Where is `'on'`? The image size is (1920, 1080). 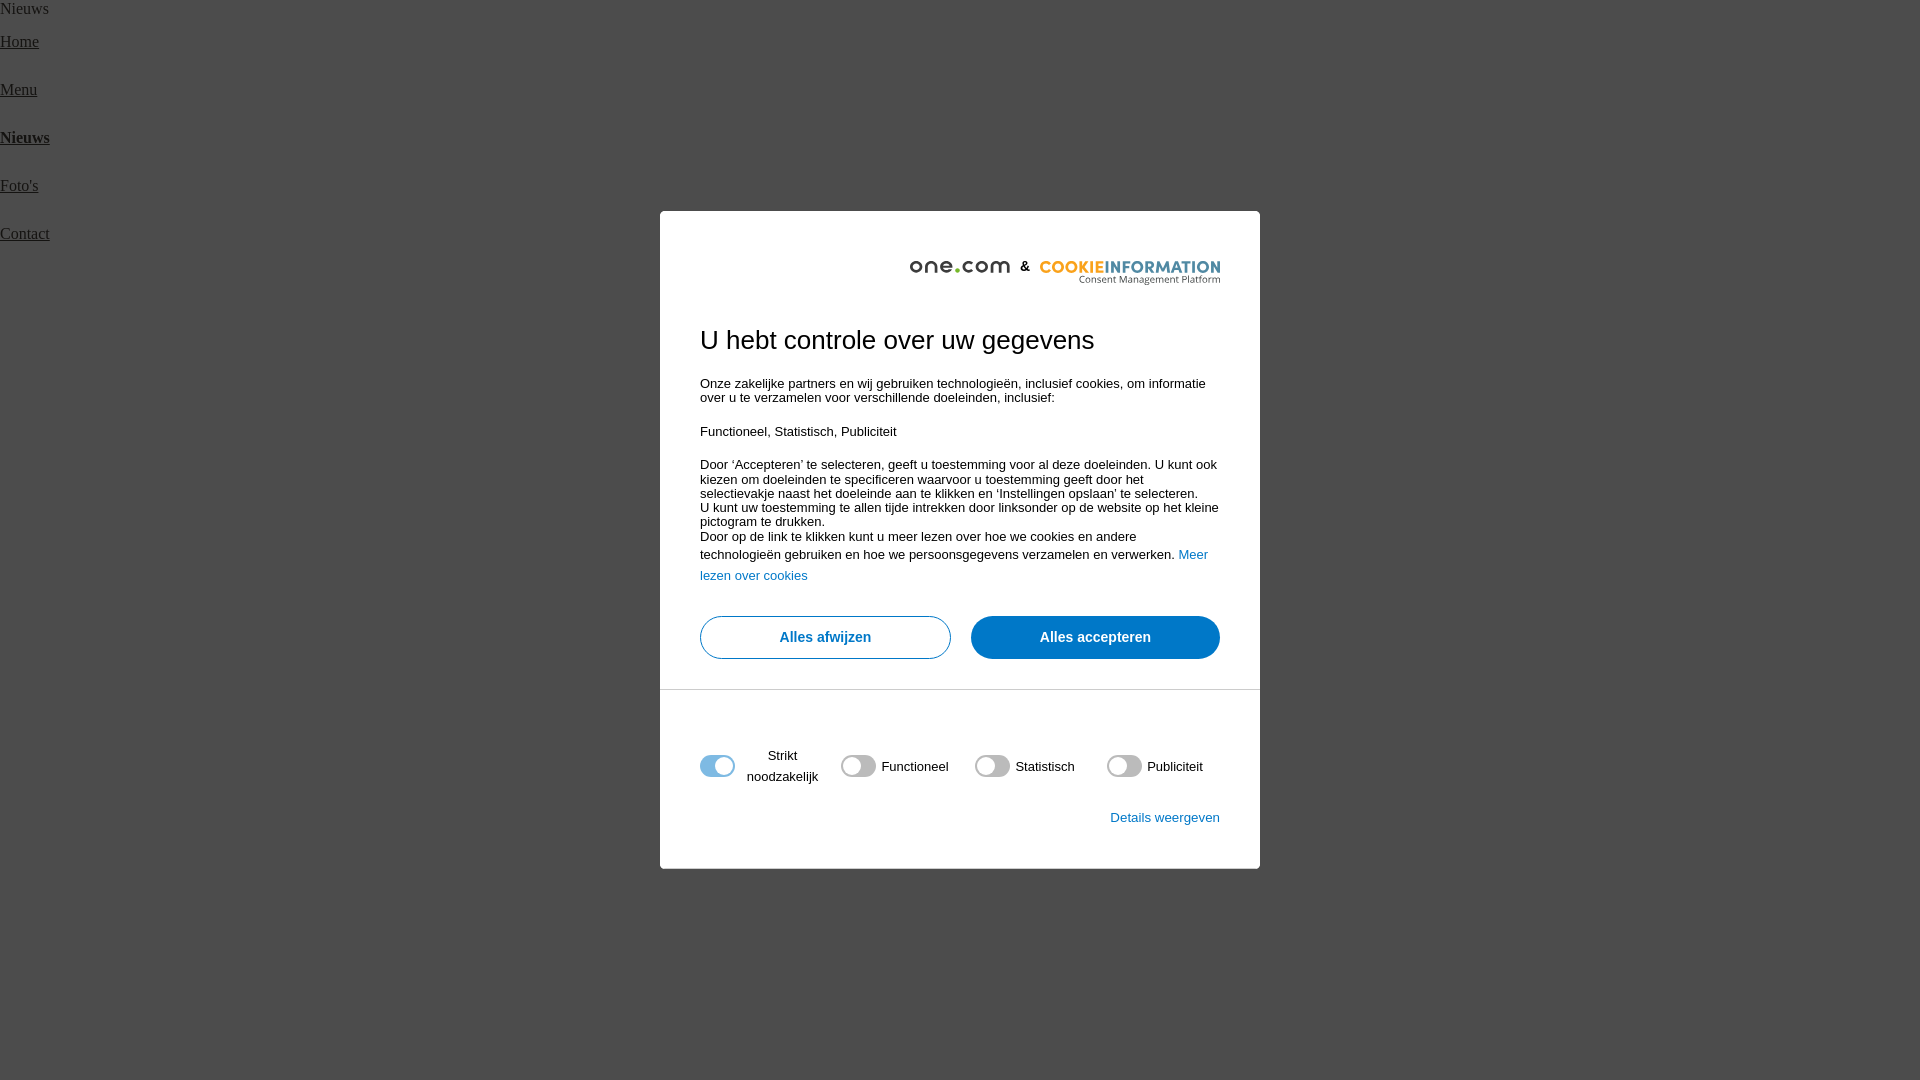
'on' is located at coordinates (1024, 765).